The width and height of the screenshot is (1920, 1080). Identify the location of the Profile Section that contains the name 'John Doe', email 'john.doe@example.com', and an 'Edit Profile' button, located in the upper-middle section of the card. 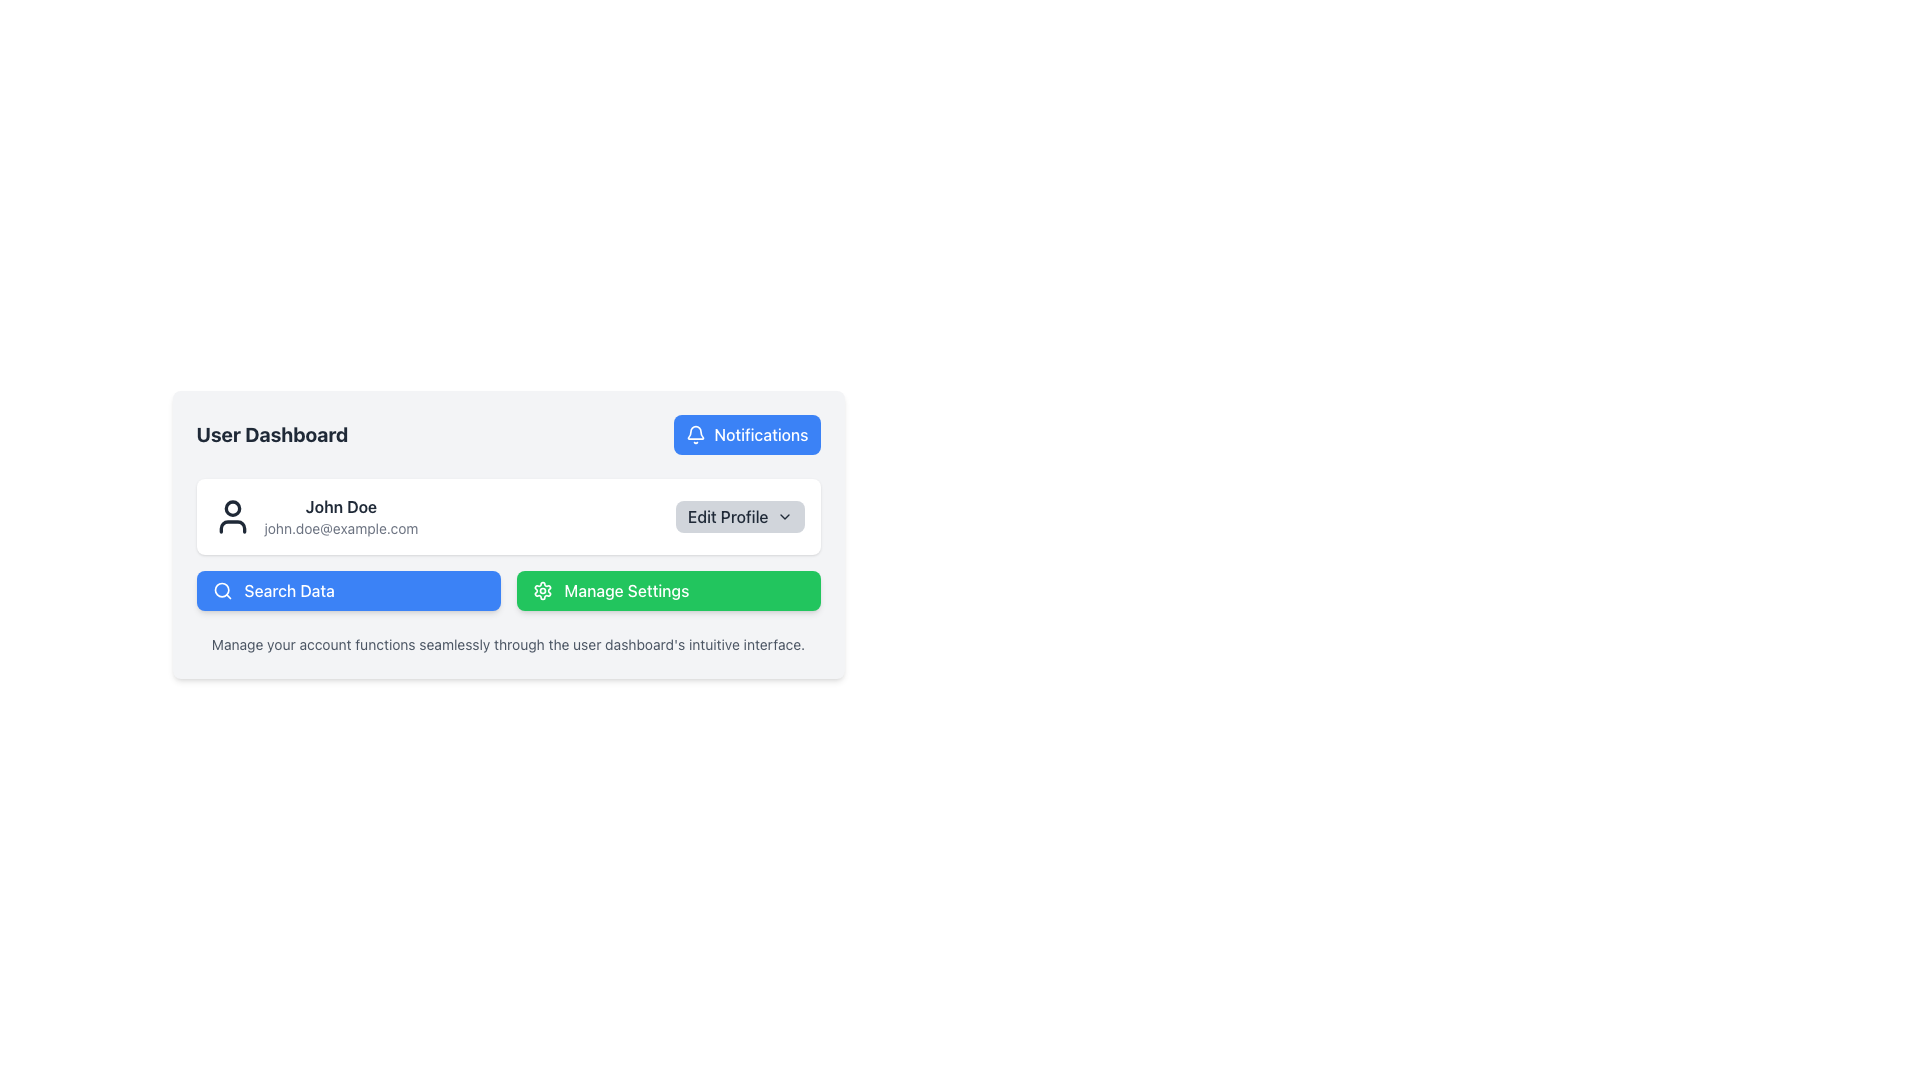
(508, 515).